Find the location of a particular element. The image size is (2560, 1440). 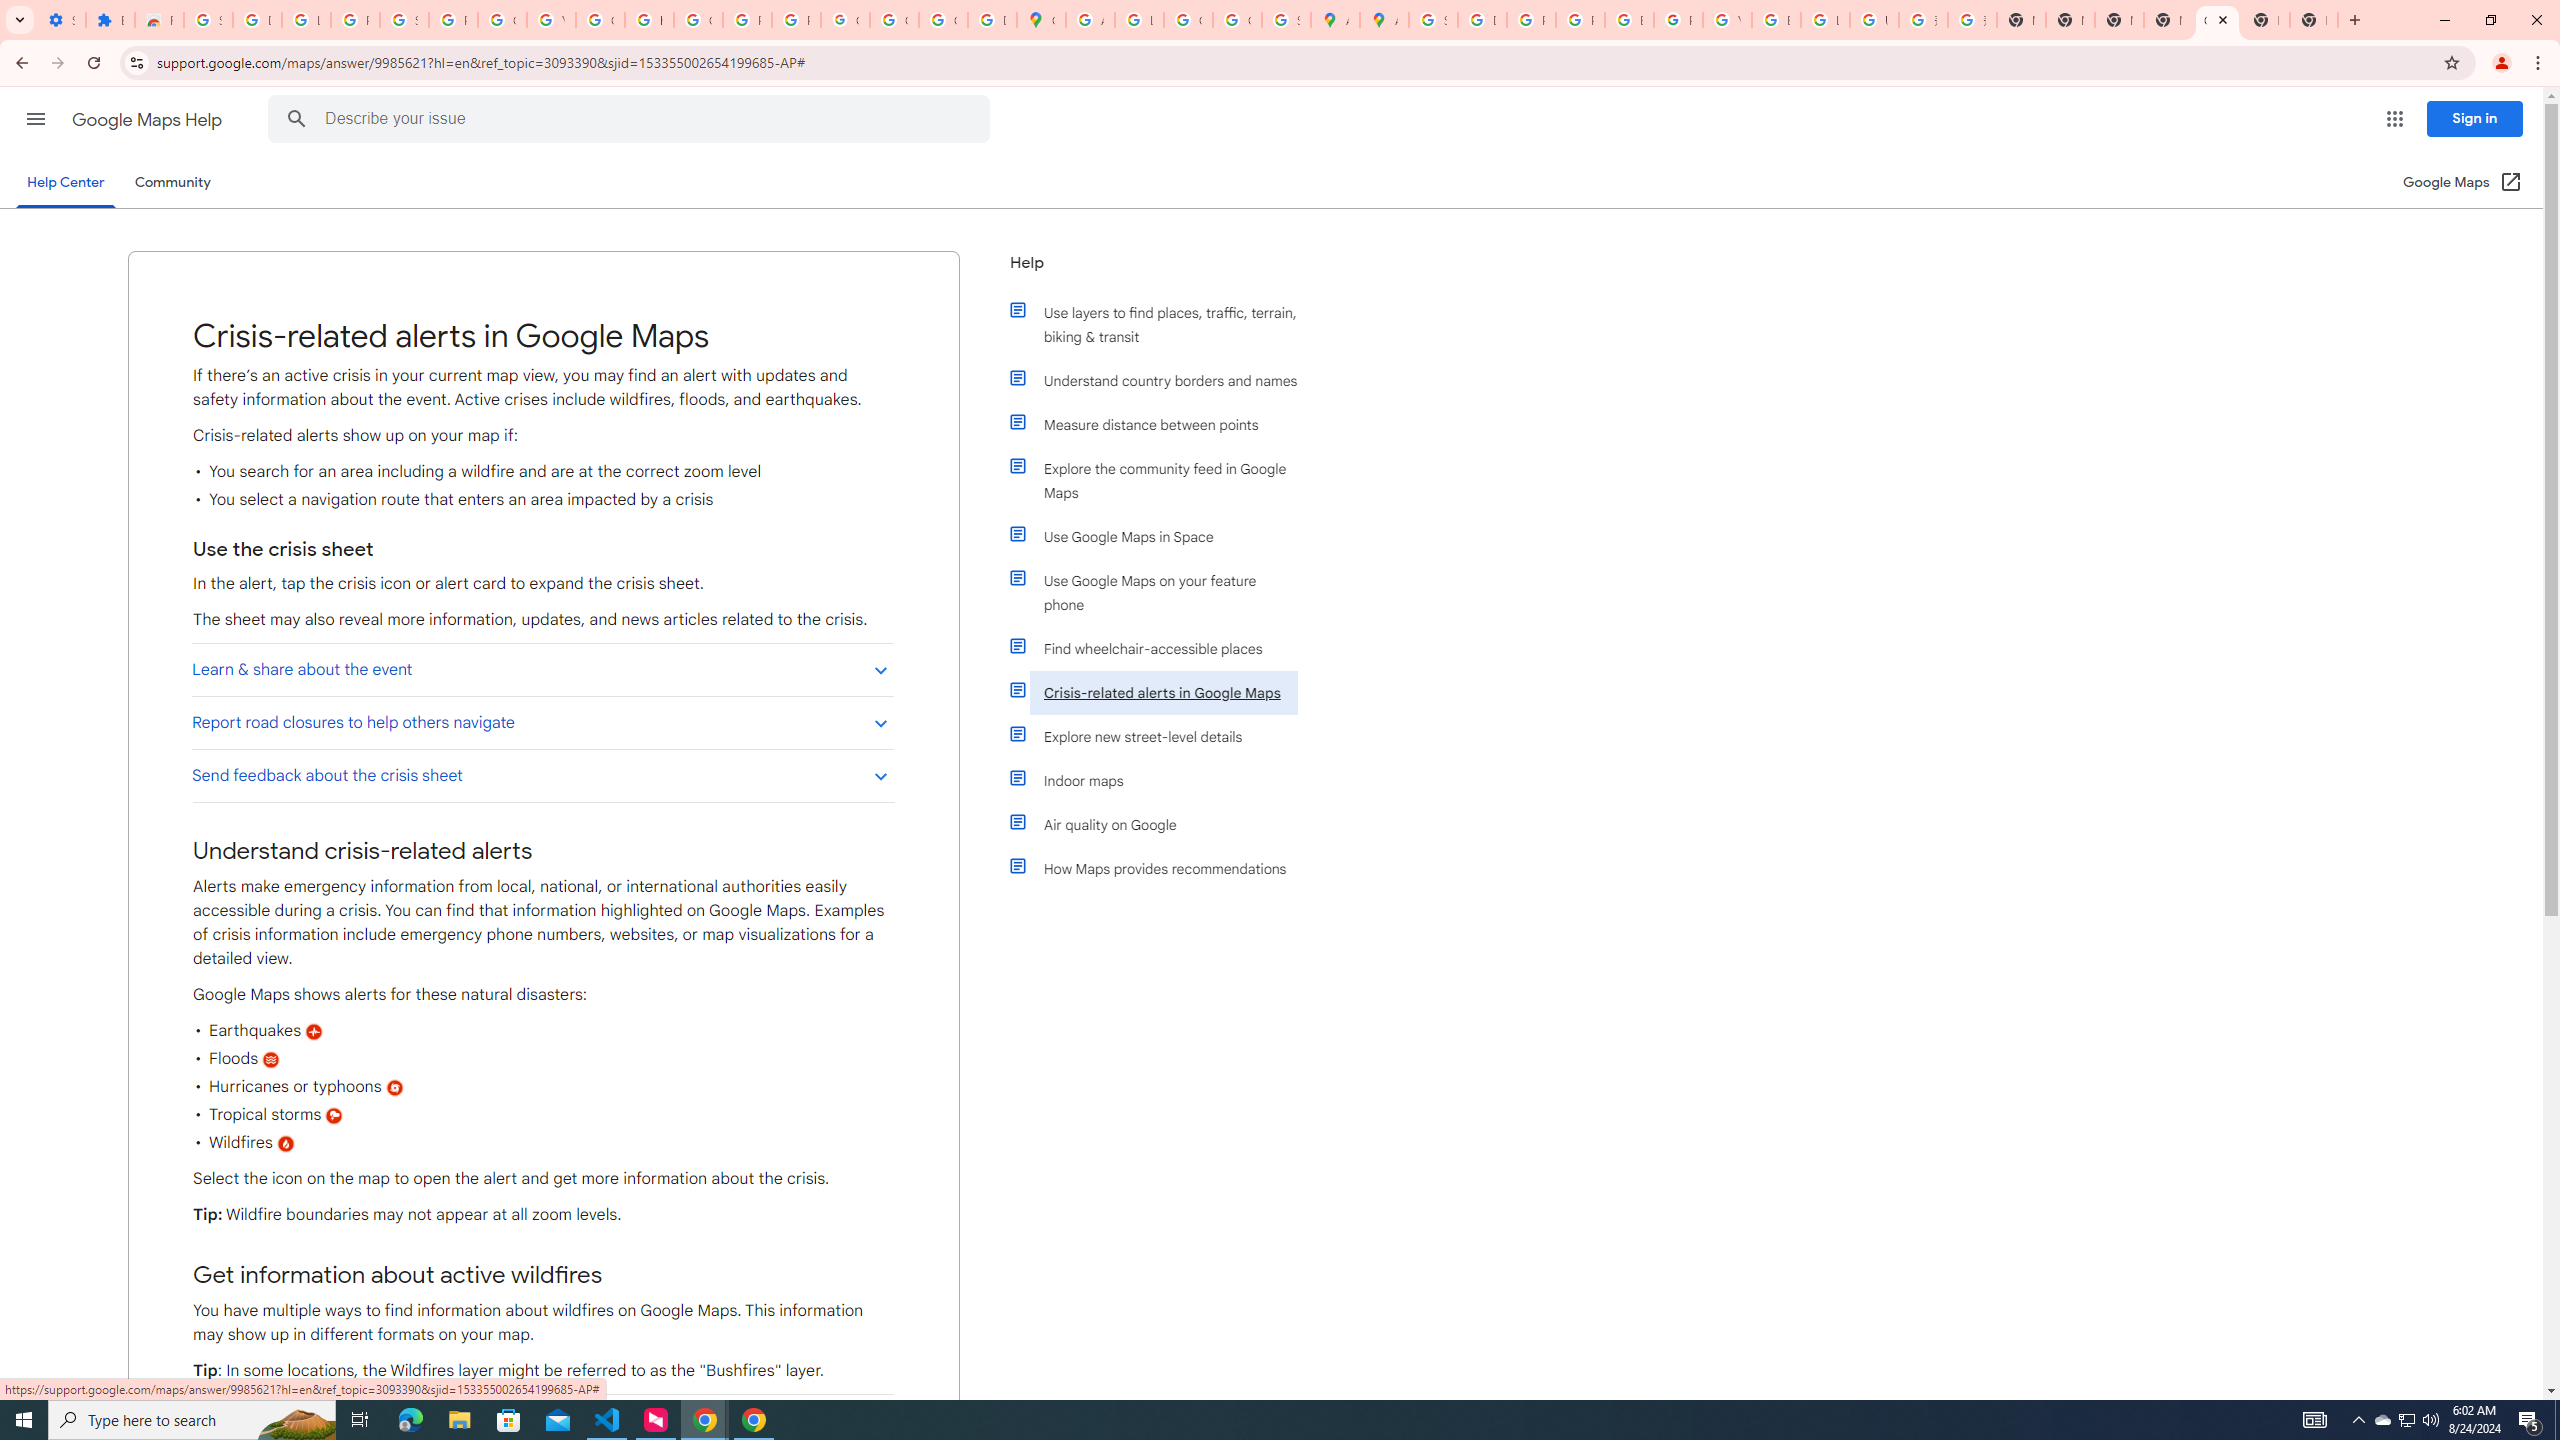

'Learn how to find your photos - Google Photos Help' is located at coordinates (306, 19).